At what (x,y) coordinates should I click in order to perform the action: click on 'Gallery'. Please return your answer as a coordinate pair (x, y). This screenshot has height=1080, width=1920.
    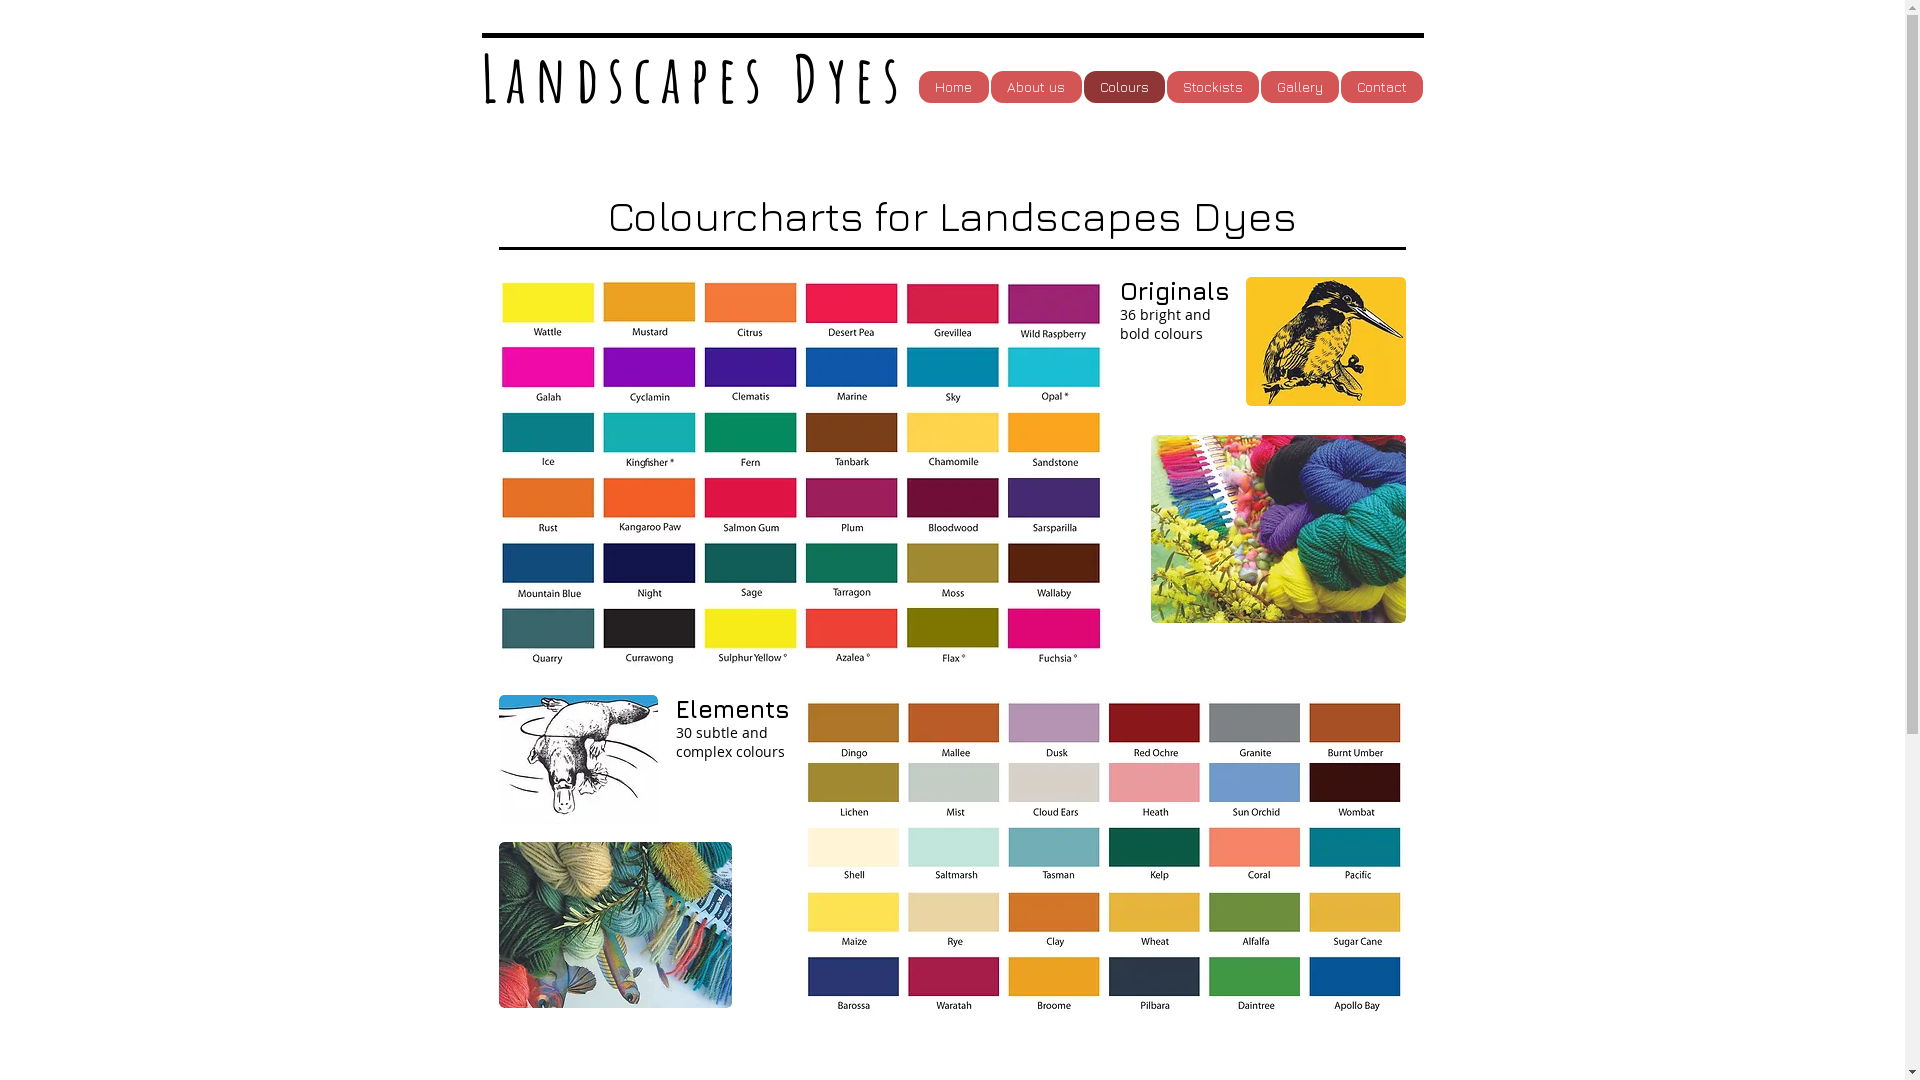
    Looking at the image, I should click on (1299, 86).